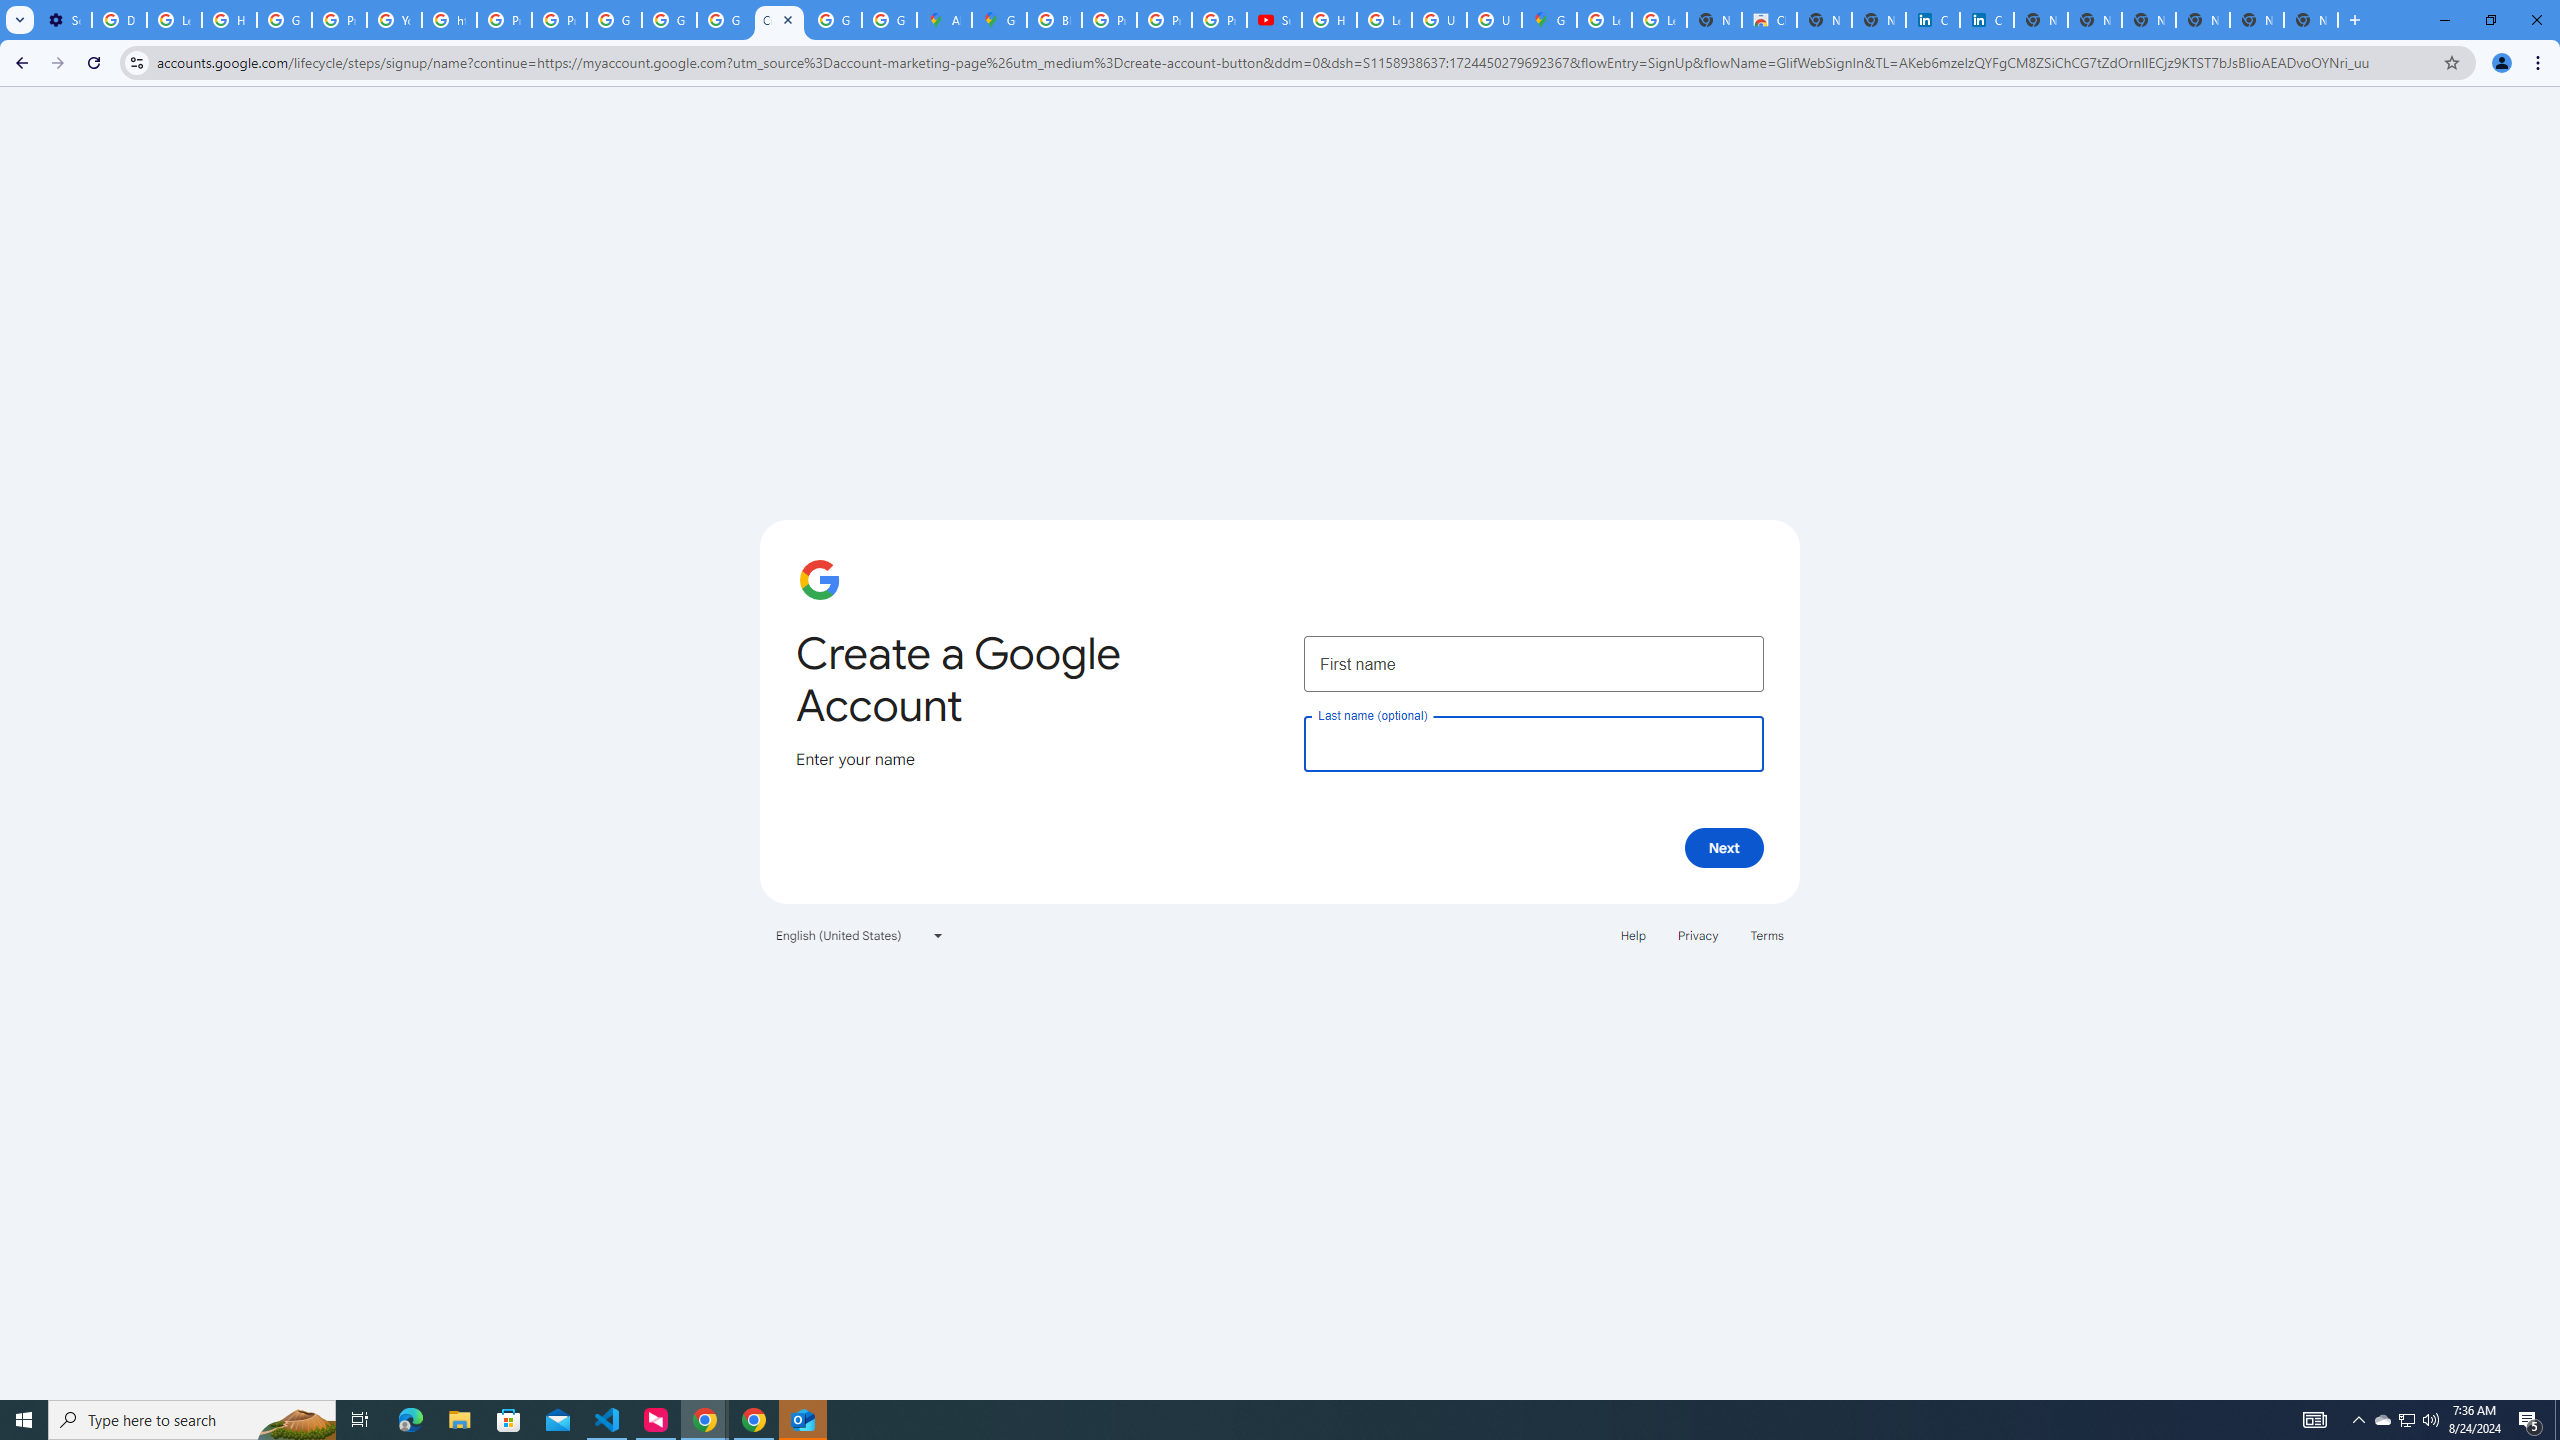 The image size is (2560, 1440). I want to click on 'Create your Google Account', so click(778, 19).